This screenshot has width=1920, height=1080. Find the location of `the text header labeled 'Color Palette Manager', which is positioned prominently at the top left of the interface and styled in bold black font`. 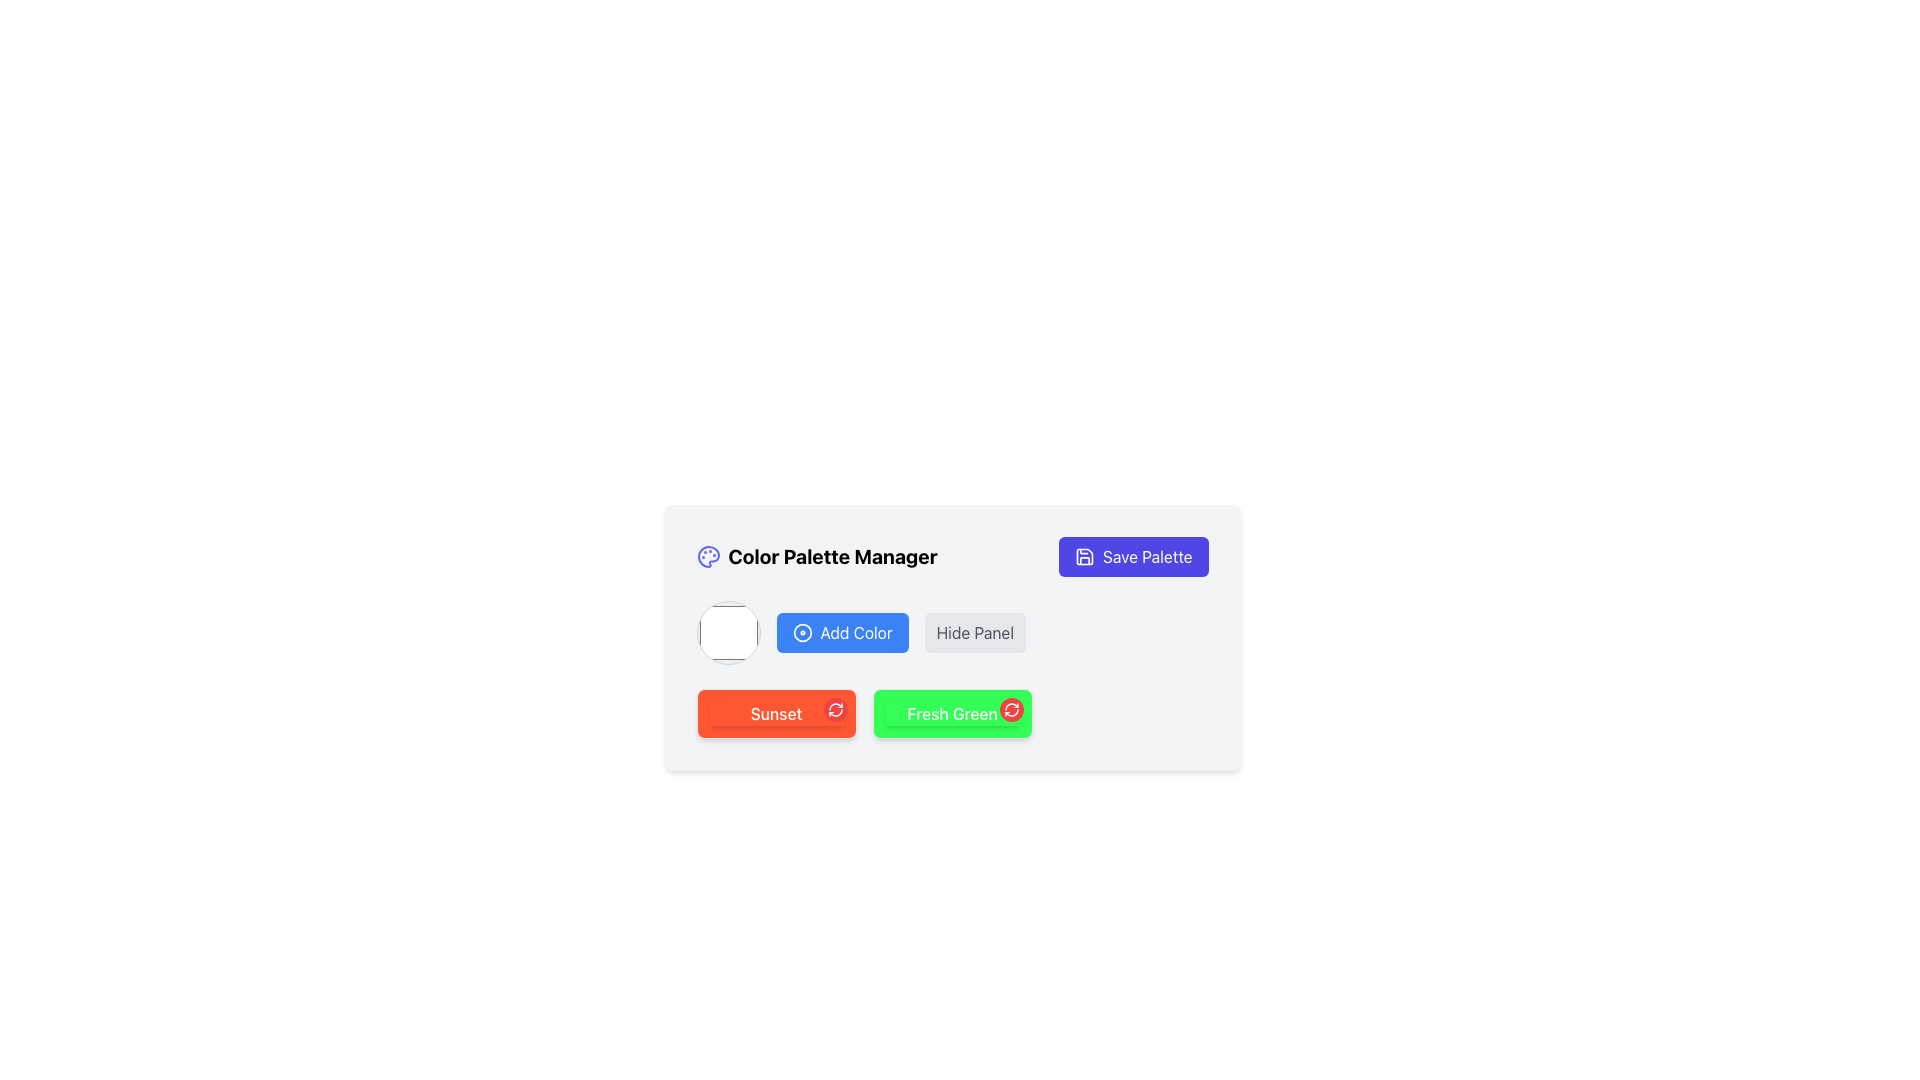

the text header labeled 'Color Palette Manager', which is positioned prominently at the top left of the interface and styled in bold black font is located at coordinates (816, 556).